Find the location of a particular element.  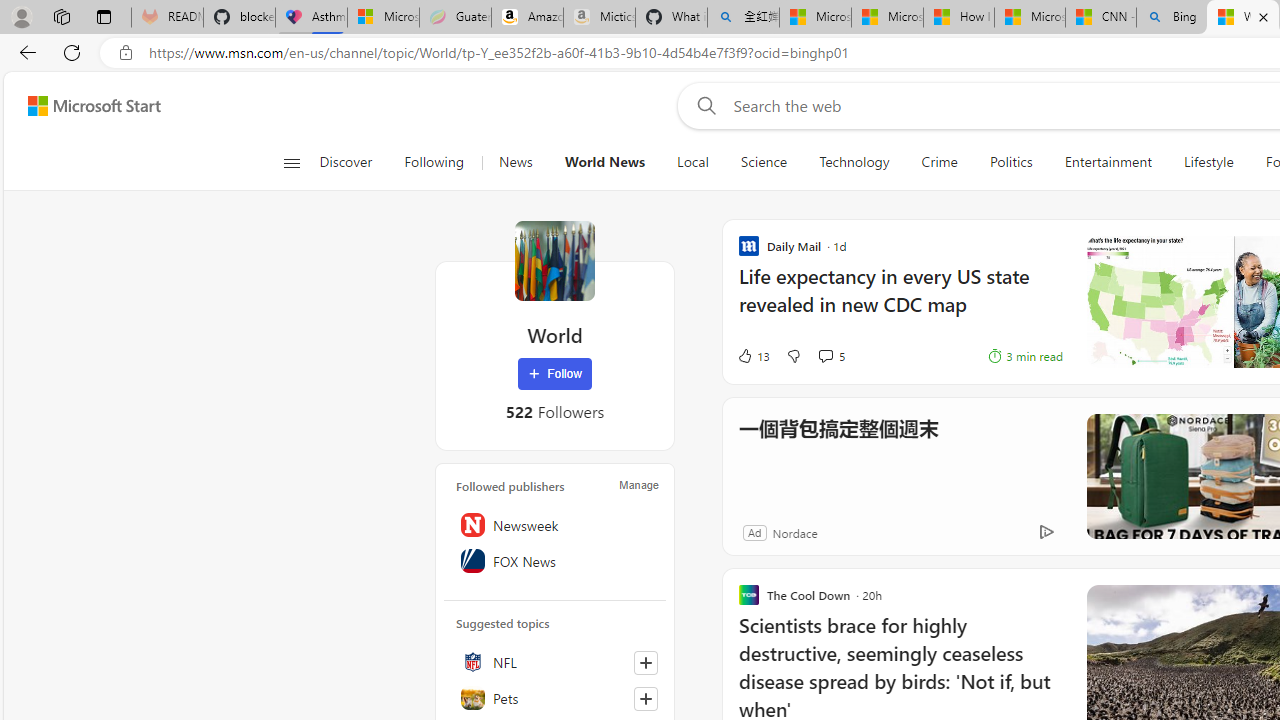

'13 Like' is located at coordinates (752, 355).